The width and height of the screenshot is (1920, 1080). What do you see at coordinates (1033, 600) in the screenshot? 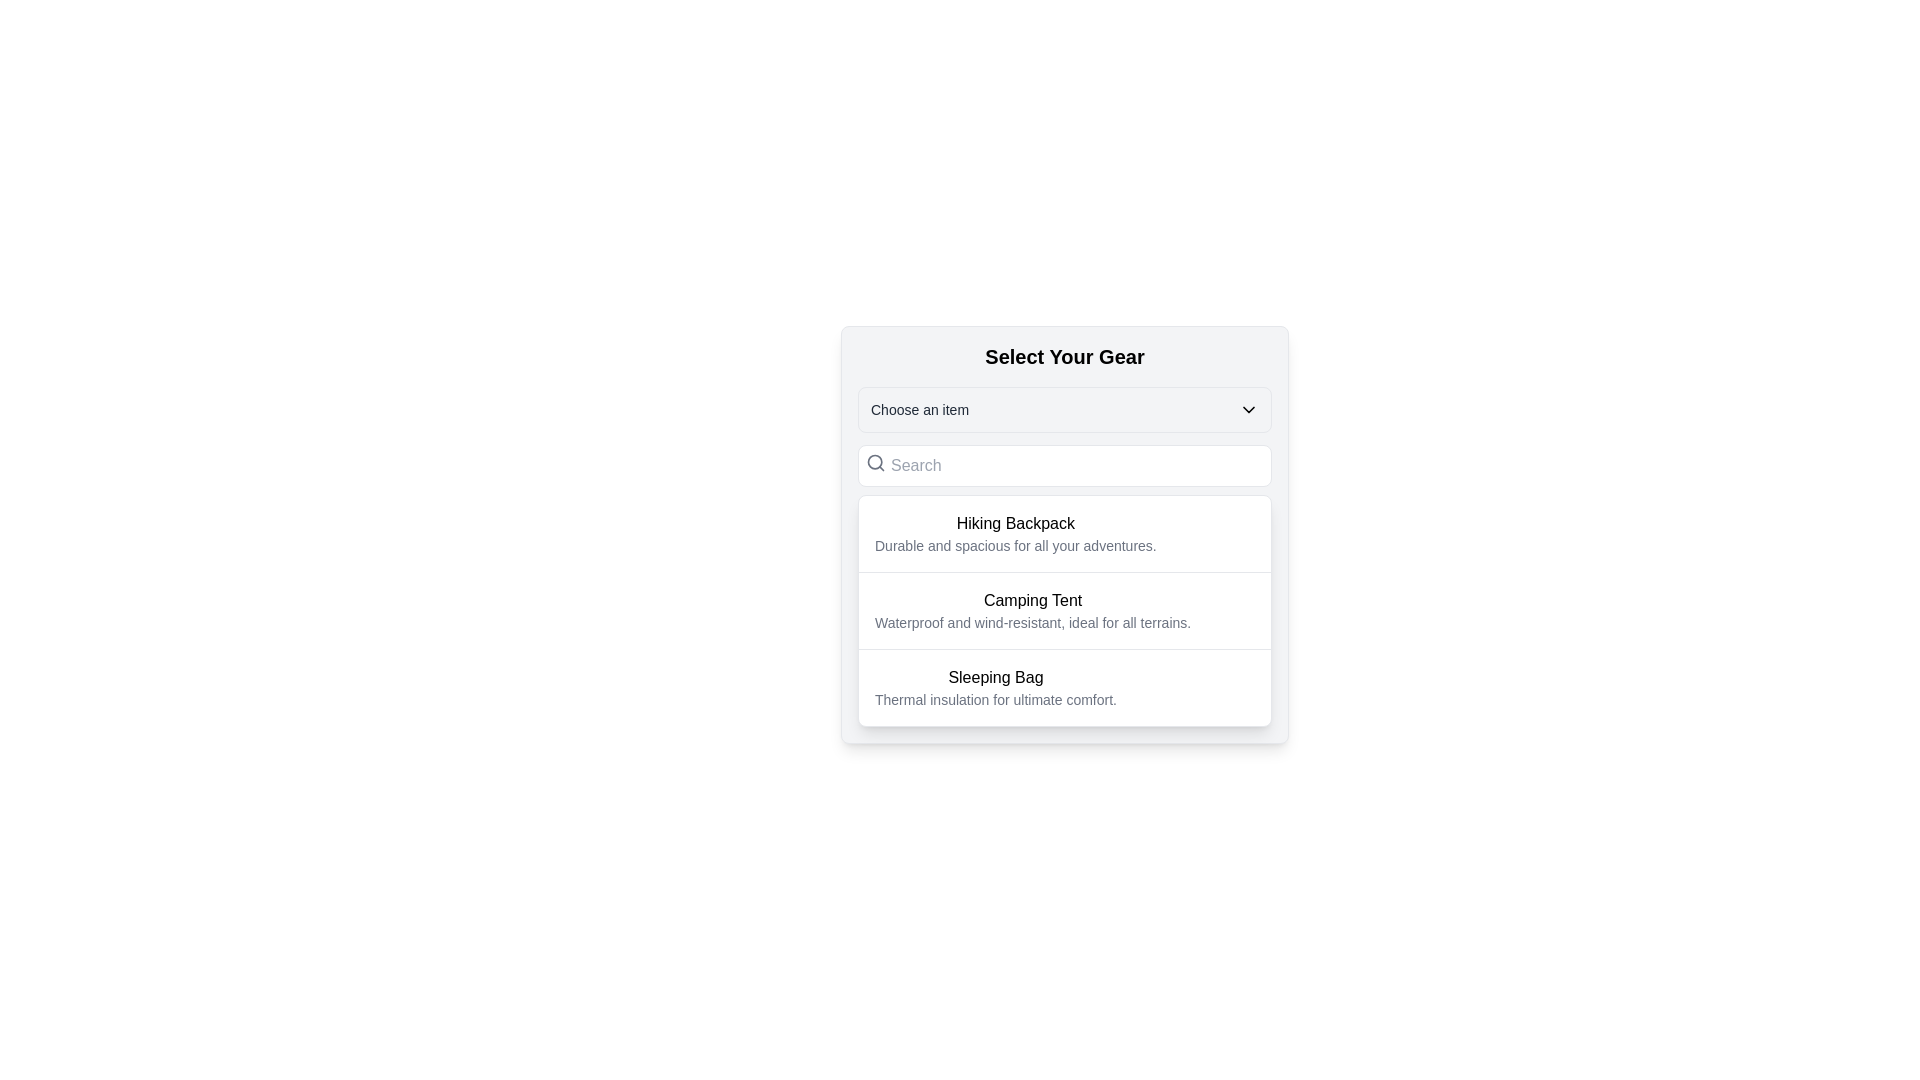
I see `the title text element 'Camping Tent', which is styled as a medium-weight title and serves as the header for the card, centered horizontally within the card` at bounding box center [1033, 600].